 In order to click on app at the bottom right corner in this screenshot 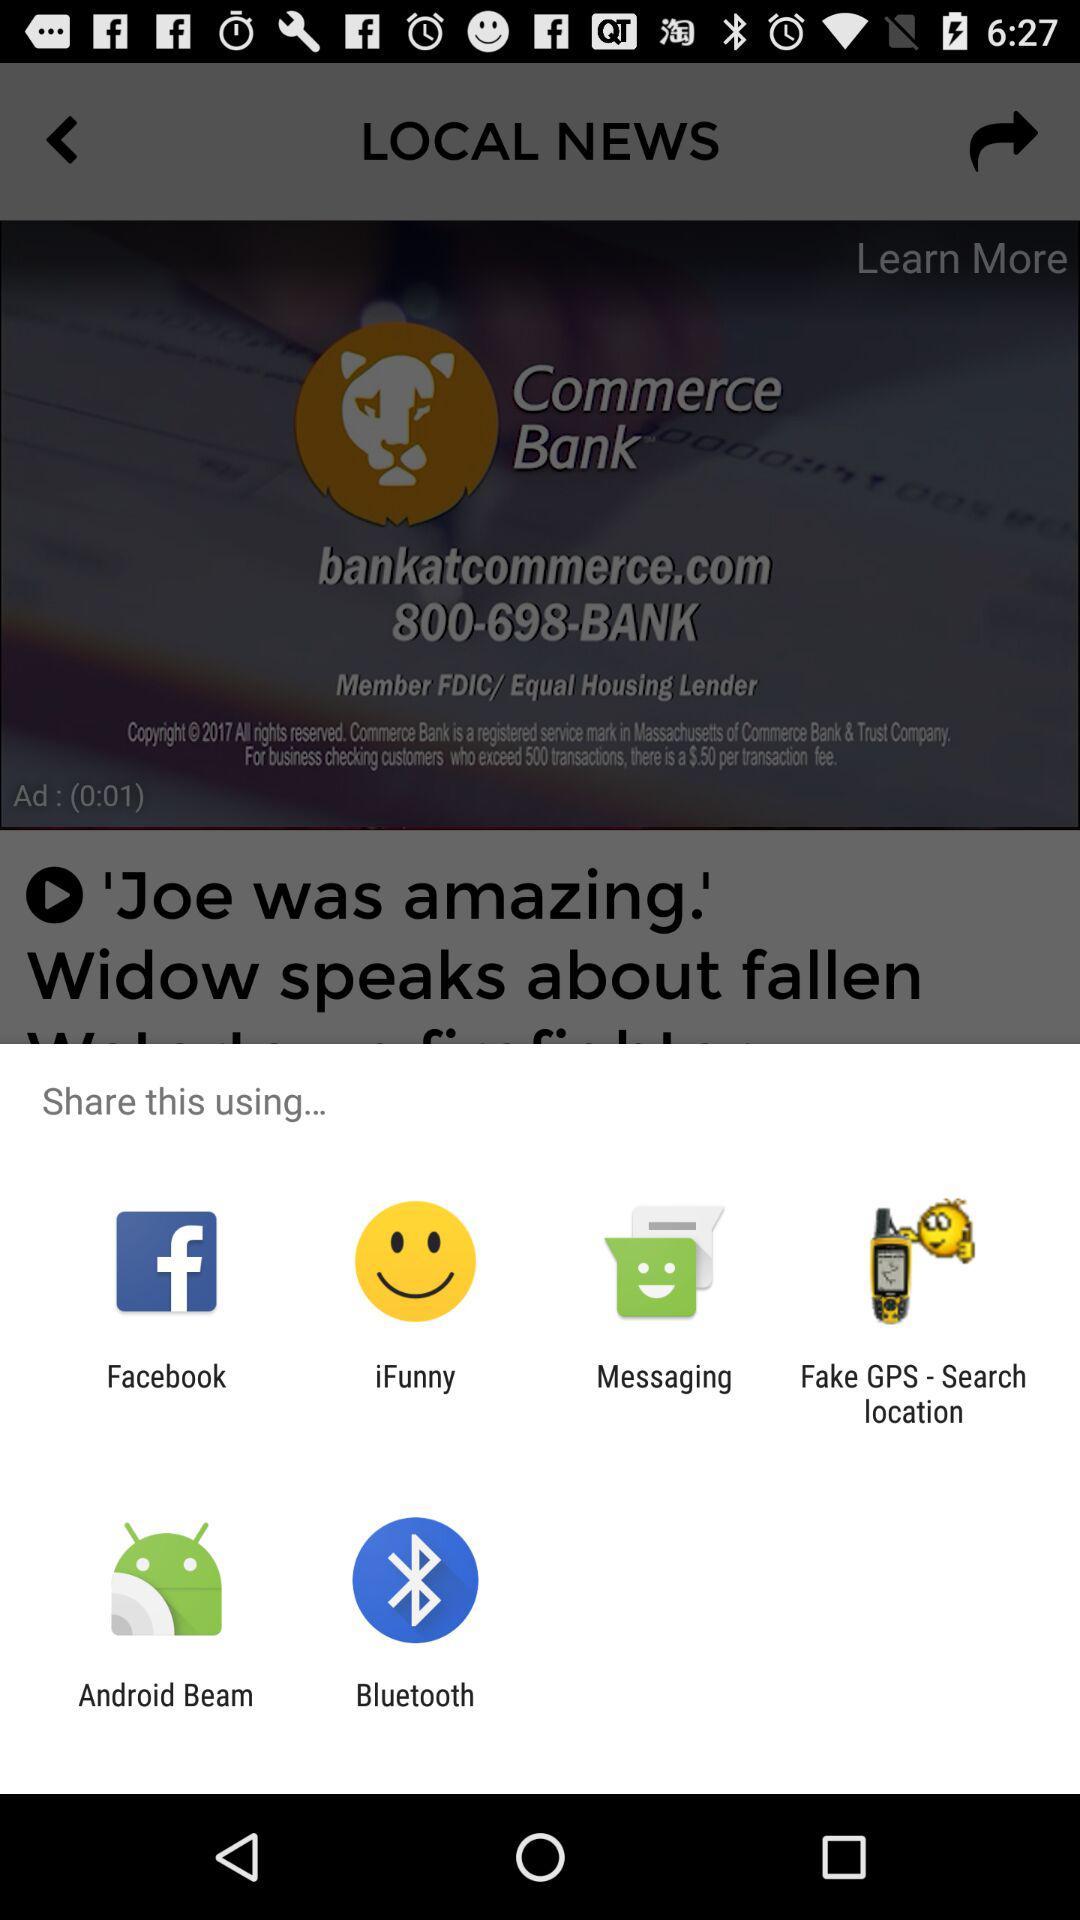, I will do `click(913, 1392)`.